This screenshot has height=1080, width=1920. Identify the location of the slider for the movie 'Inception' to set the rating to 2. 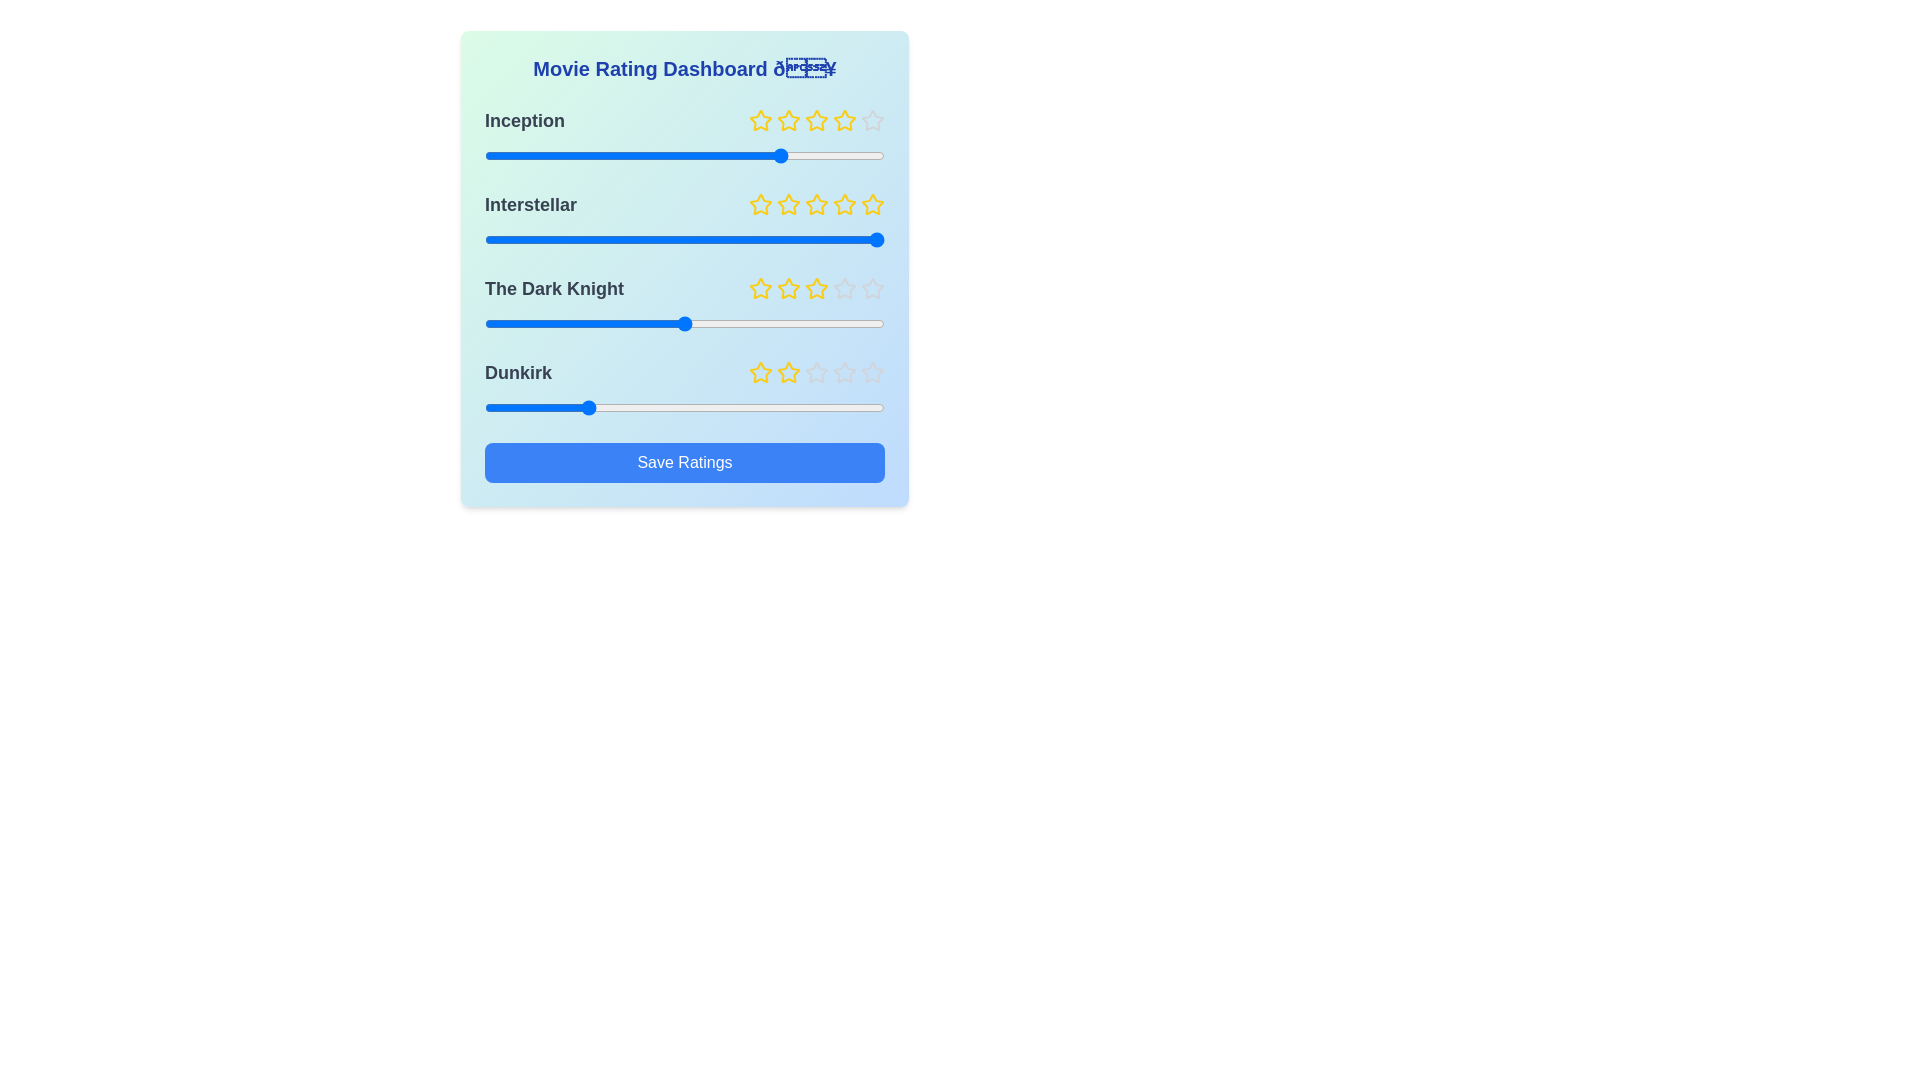
(584, 154).